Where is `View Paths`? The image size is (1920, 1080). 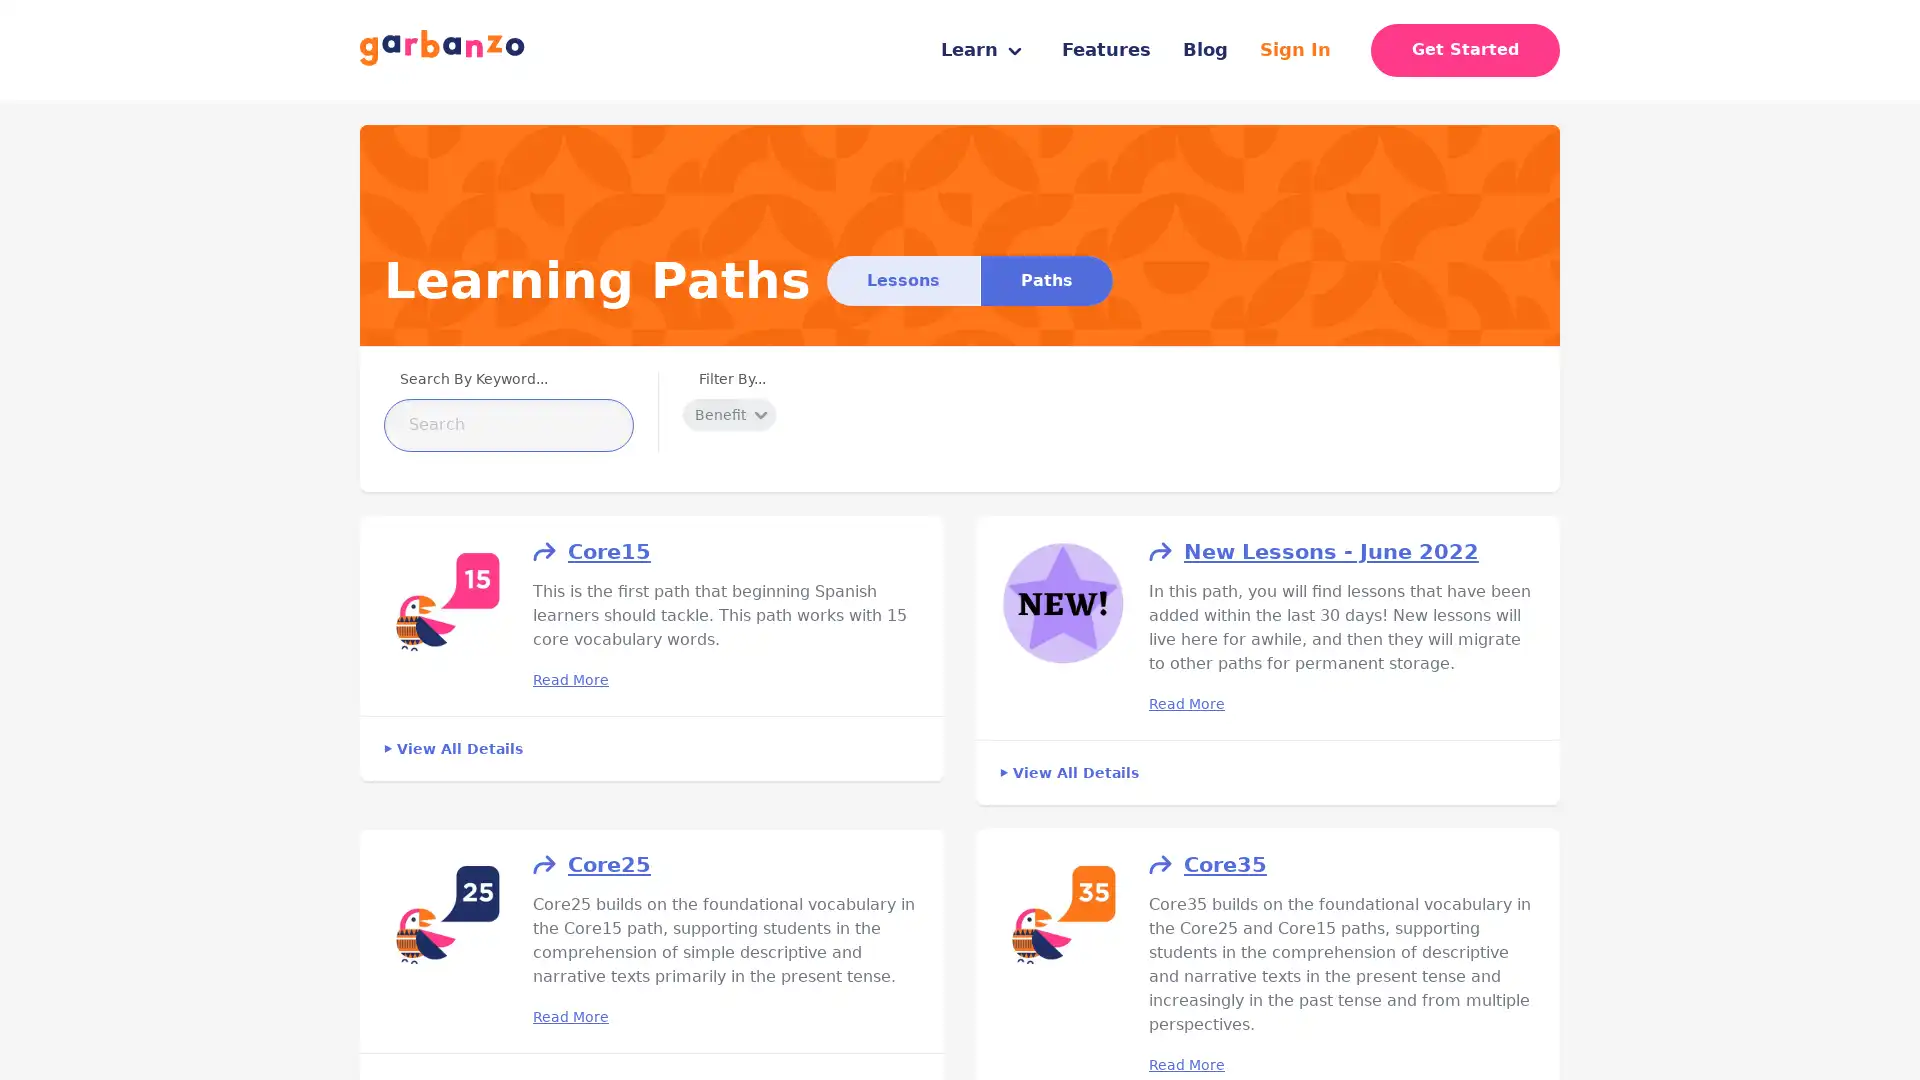
View Paths is located at coordinates (1045, 280).